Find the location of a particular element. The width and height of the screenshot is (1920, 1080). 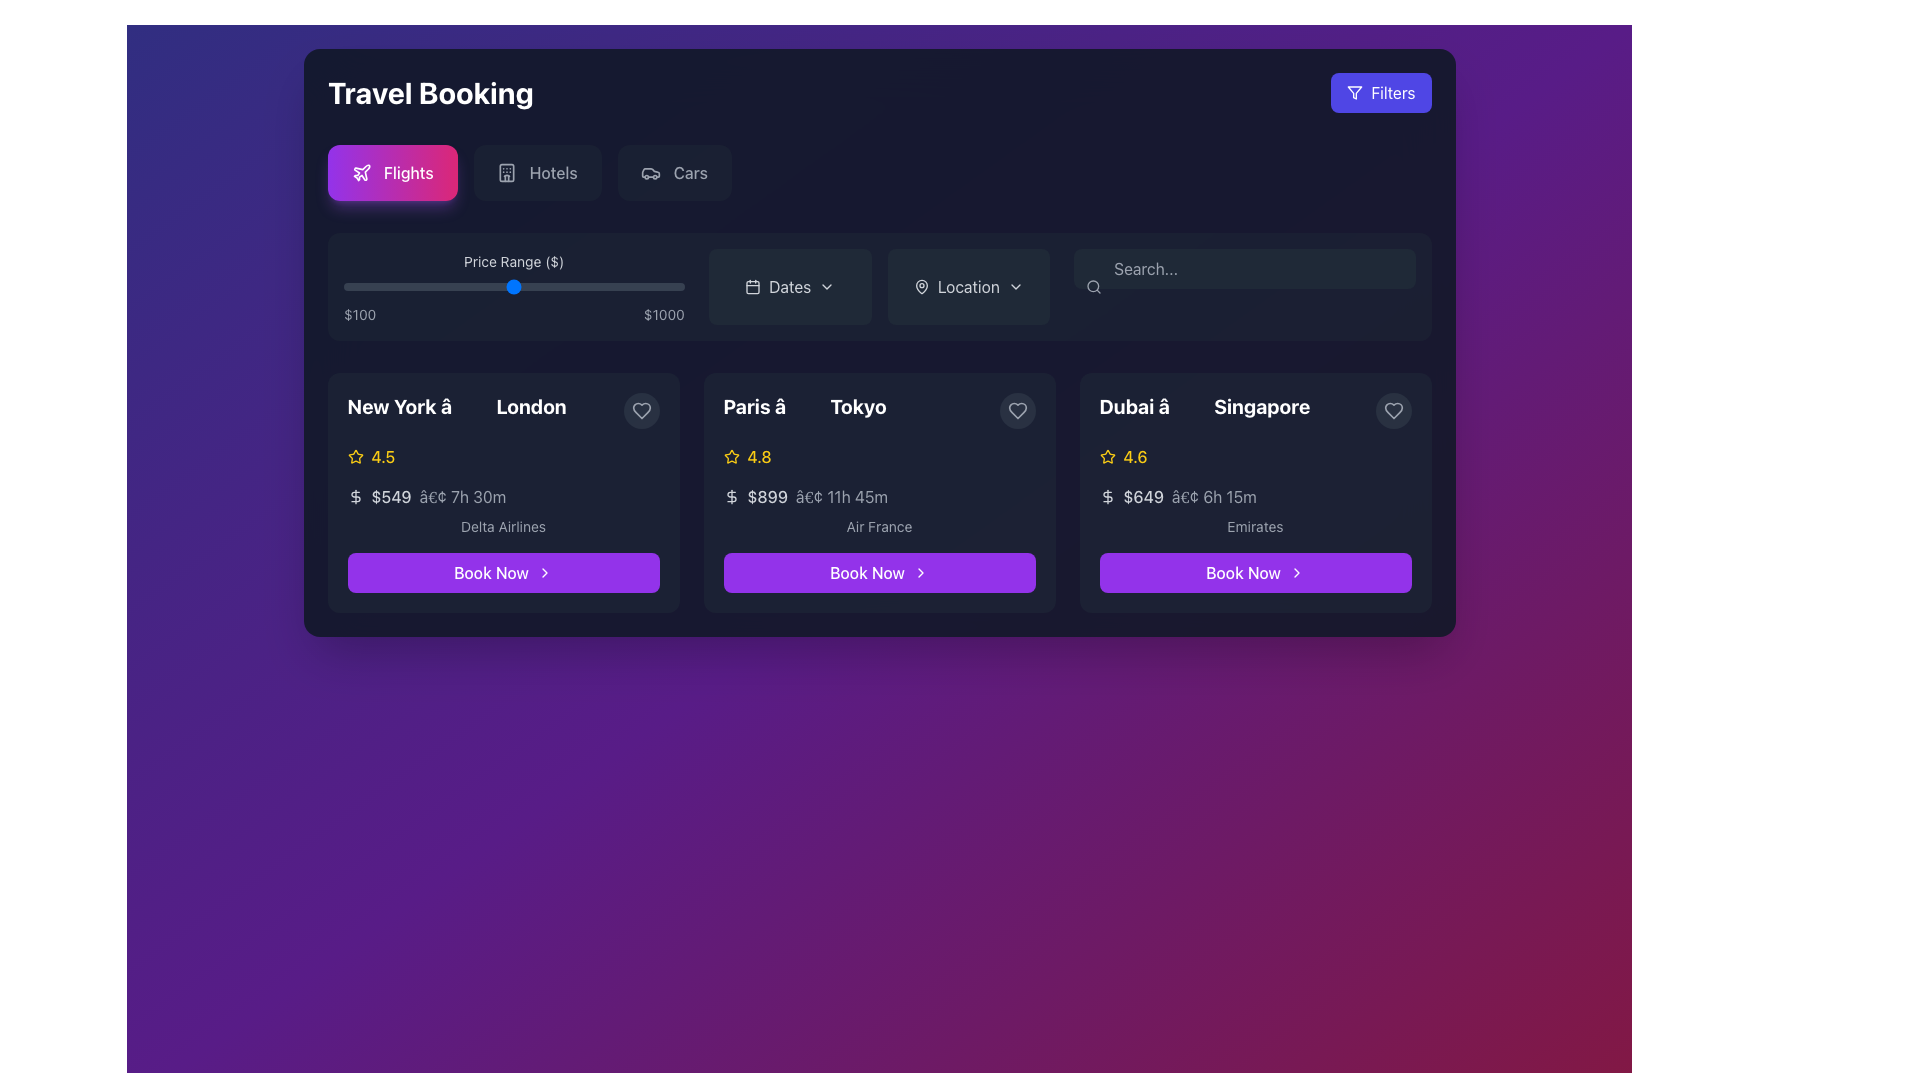

the text displaying the price and duration '$549 • 7h 30m' with the adjacent monetary icon, which is positioned below the title and rating in the first card is located at coordinates (503, 496).